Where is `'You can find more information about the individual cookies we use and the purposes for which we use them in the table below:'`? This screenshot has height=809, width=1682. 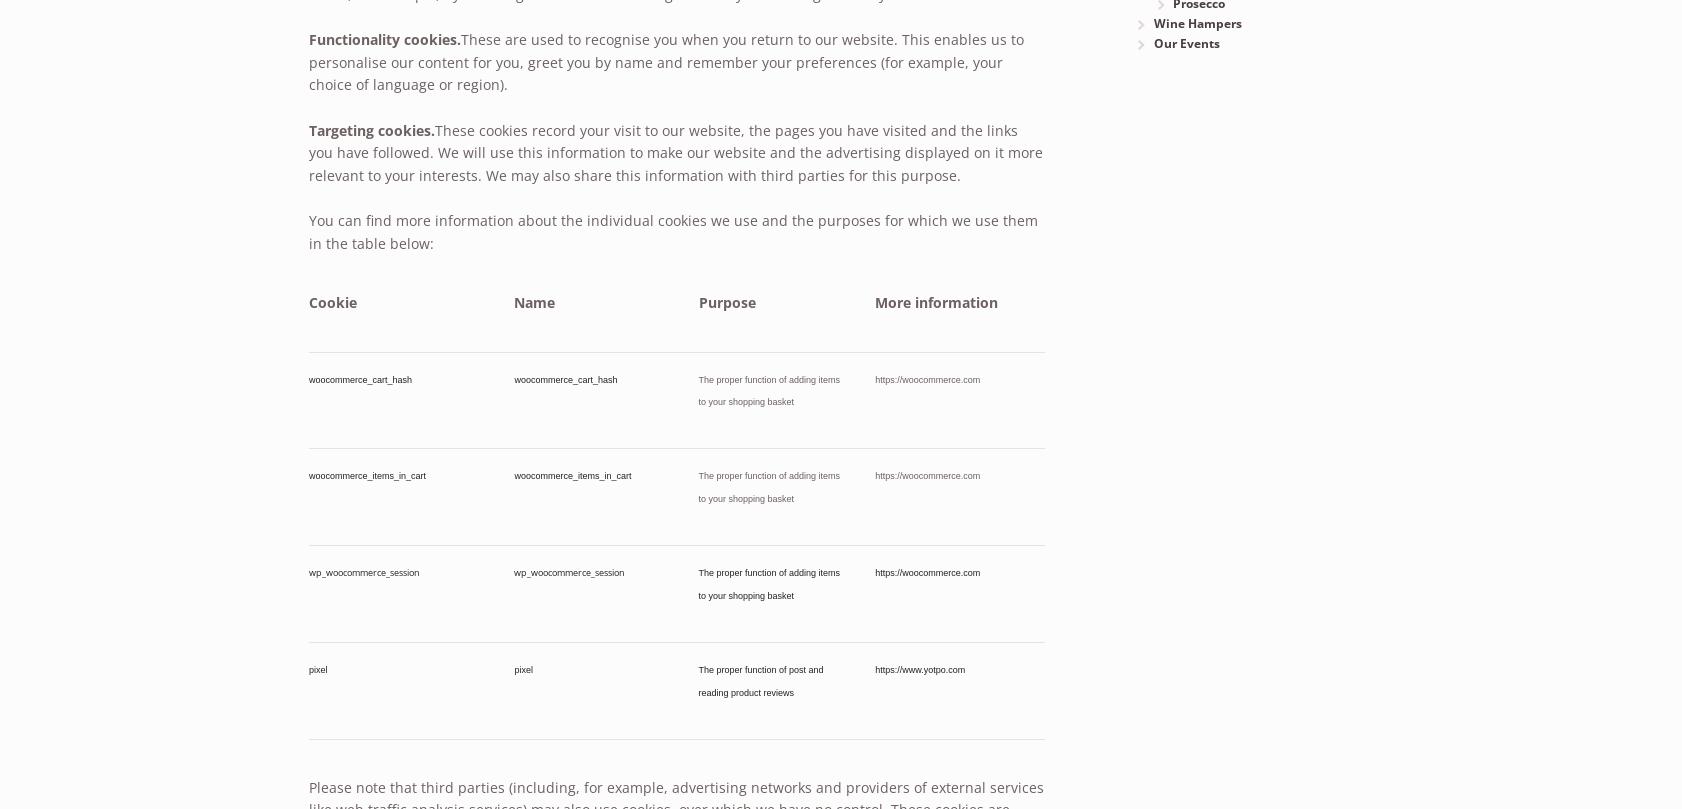
'You can find more information about the individual cookies we use and the purposes for which we use them in the table below:' is located at coordinates (673, 230).